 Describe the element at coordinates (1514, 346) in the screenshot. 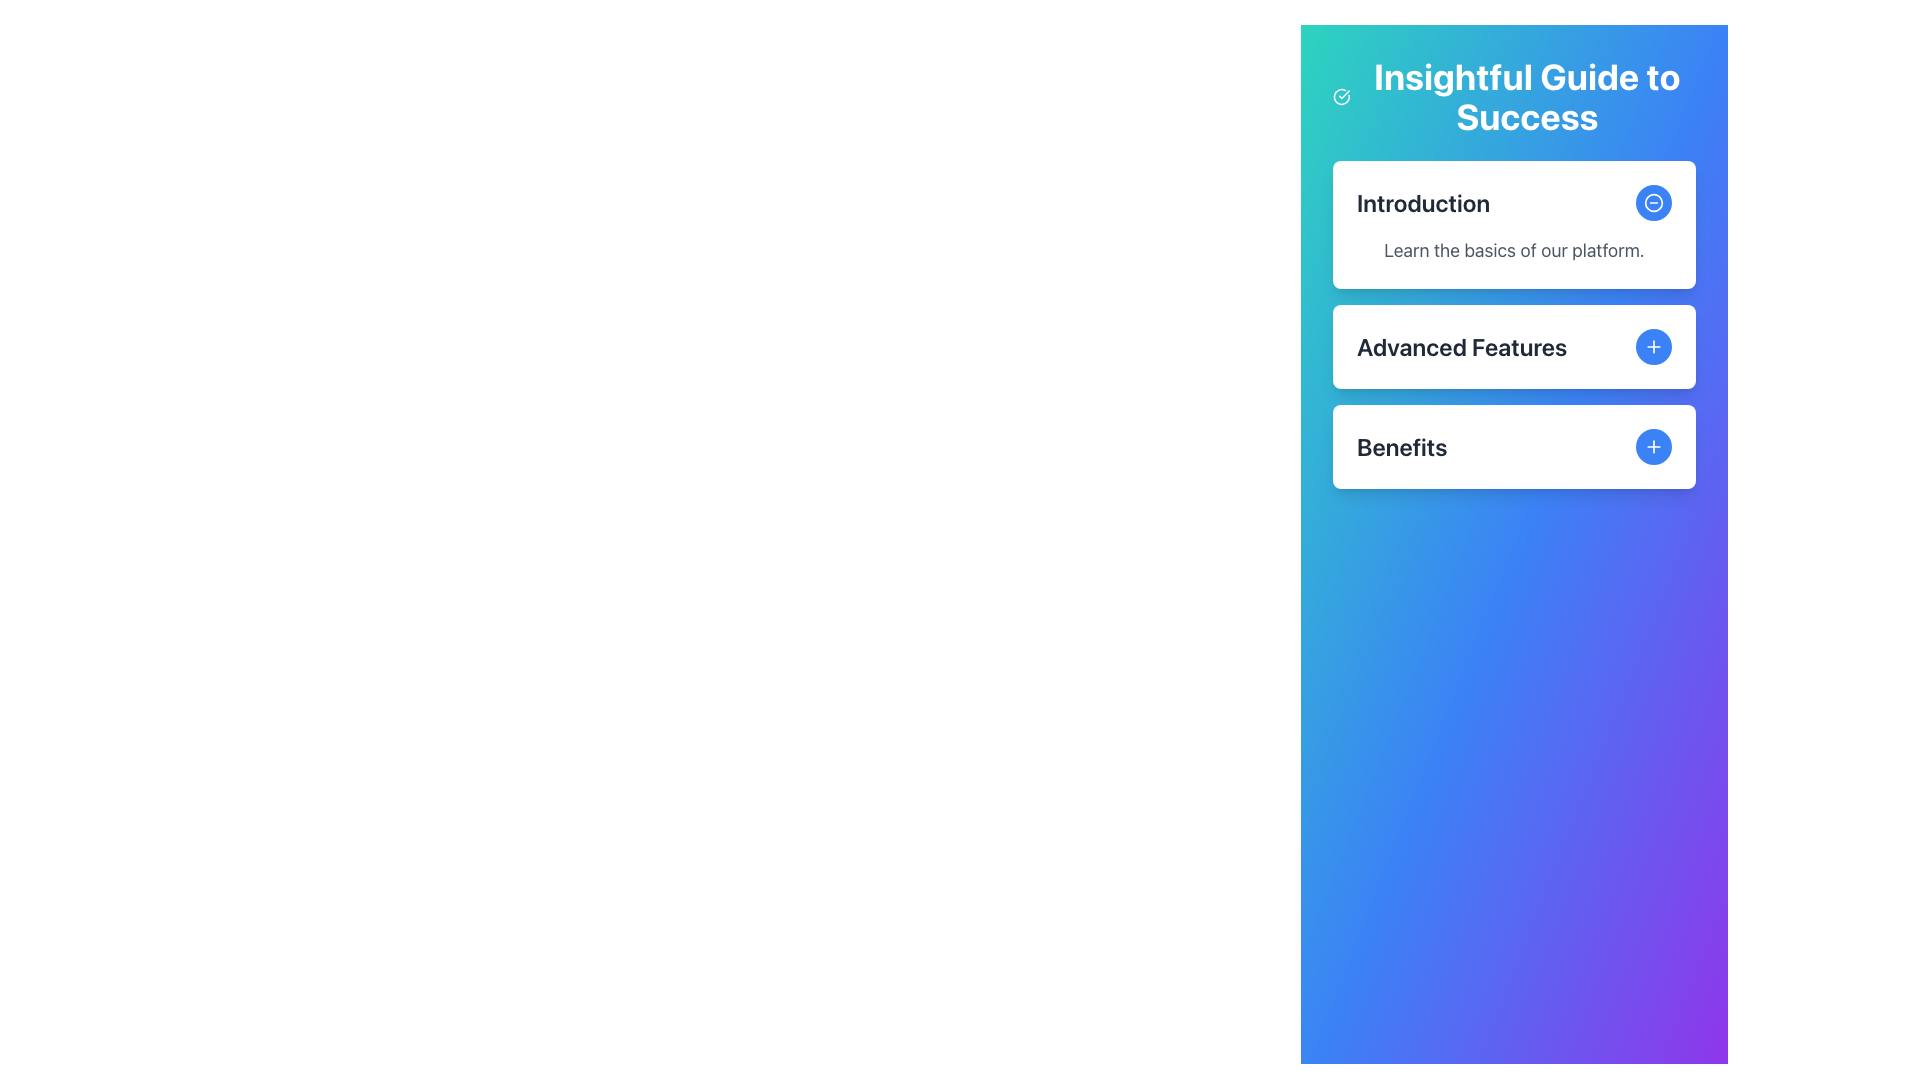

I see `the Interactive Card labeled 'Advanced Features' located centrally in the list below 'Insightful Guide to Success'` at that location.